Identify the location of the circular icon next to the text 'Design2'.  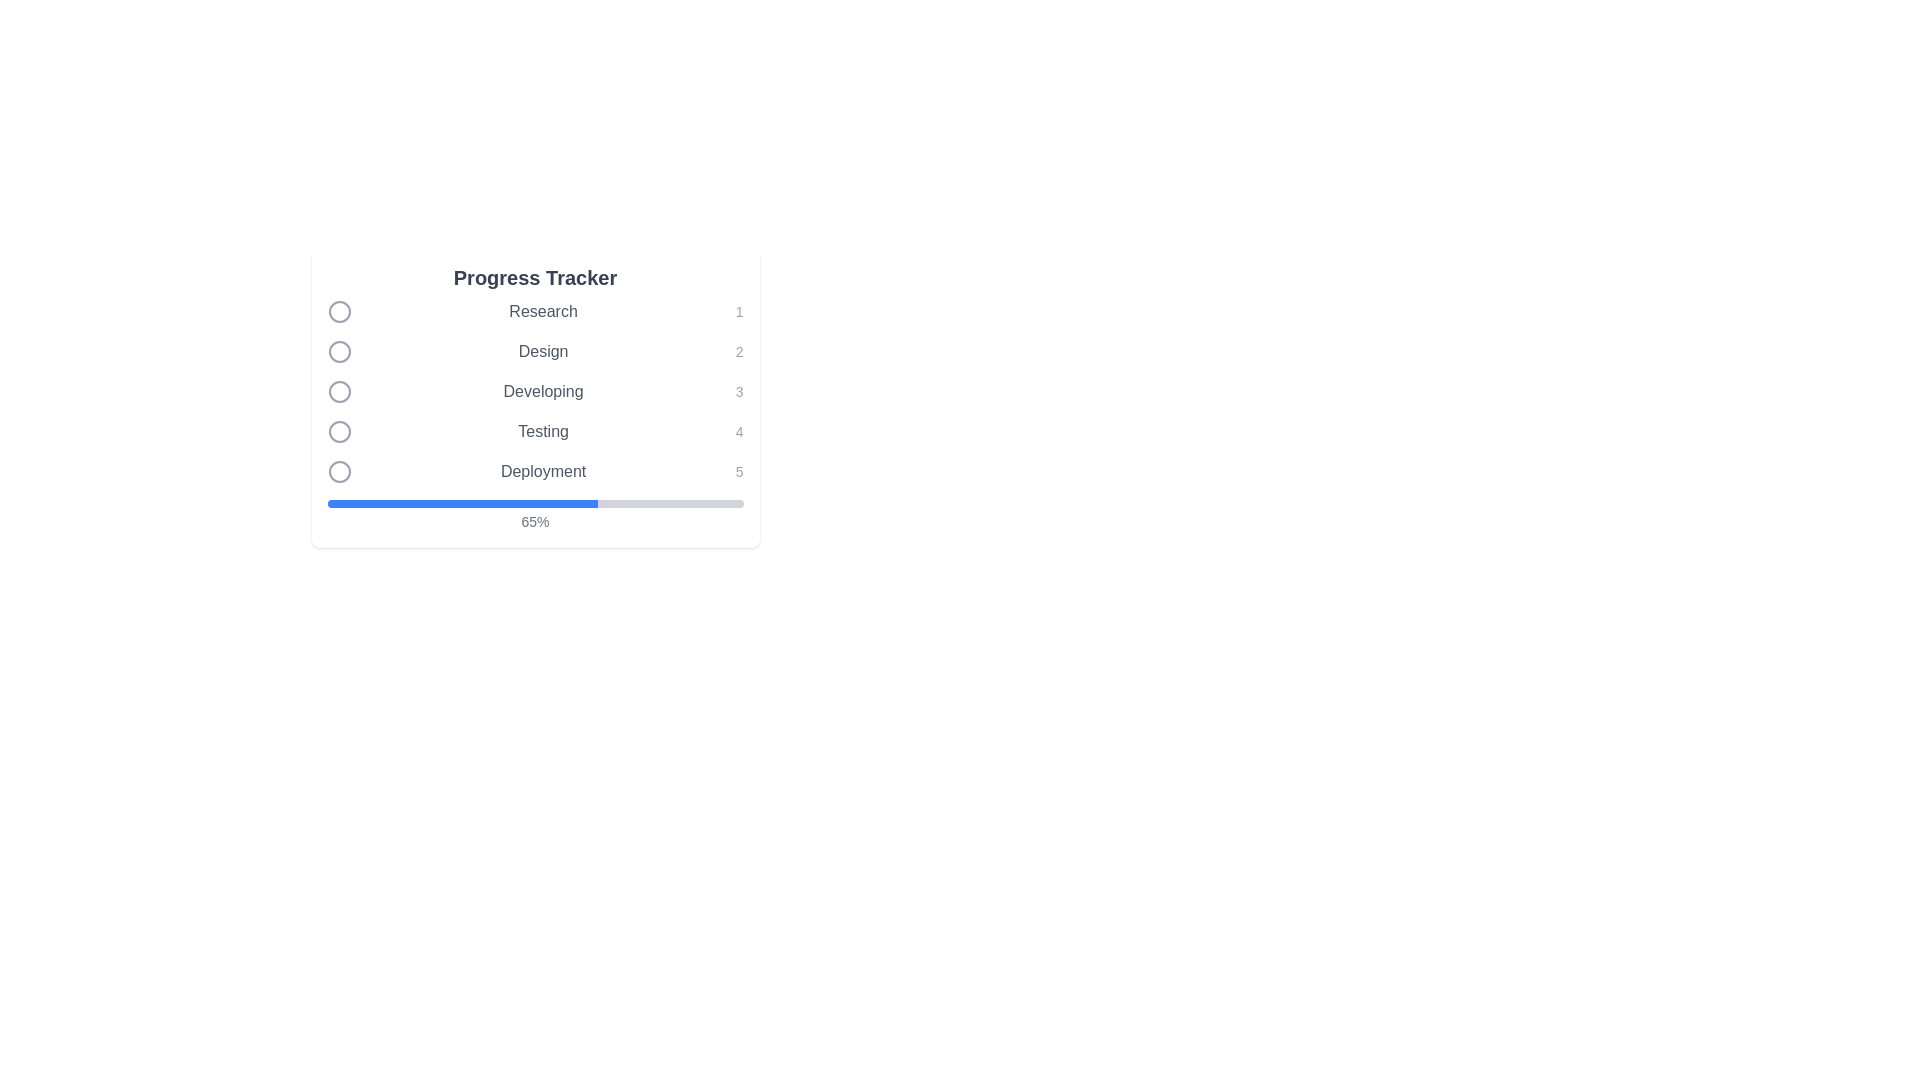
(339, 350).